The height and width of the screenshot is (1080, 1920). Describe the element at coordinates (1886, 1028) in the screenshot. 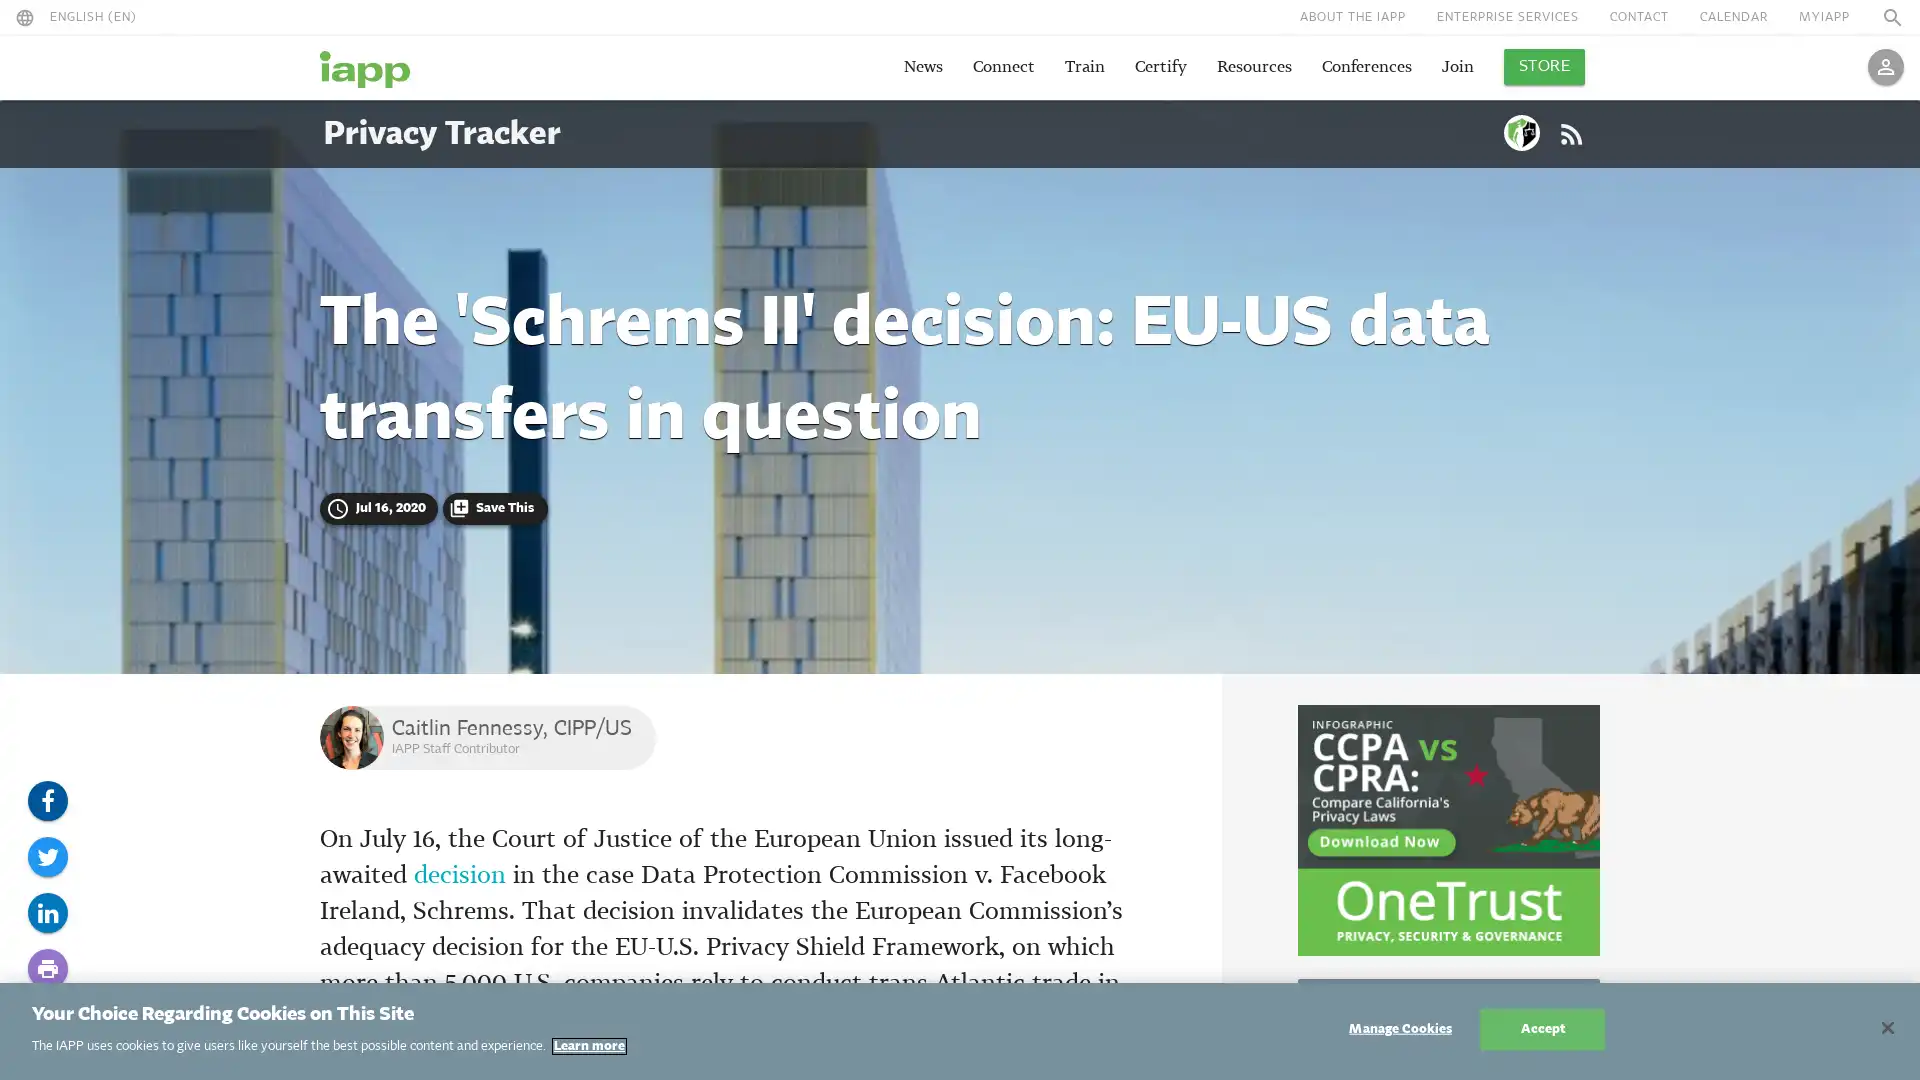

I see `Close` at that location.